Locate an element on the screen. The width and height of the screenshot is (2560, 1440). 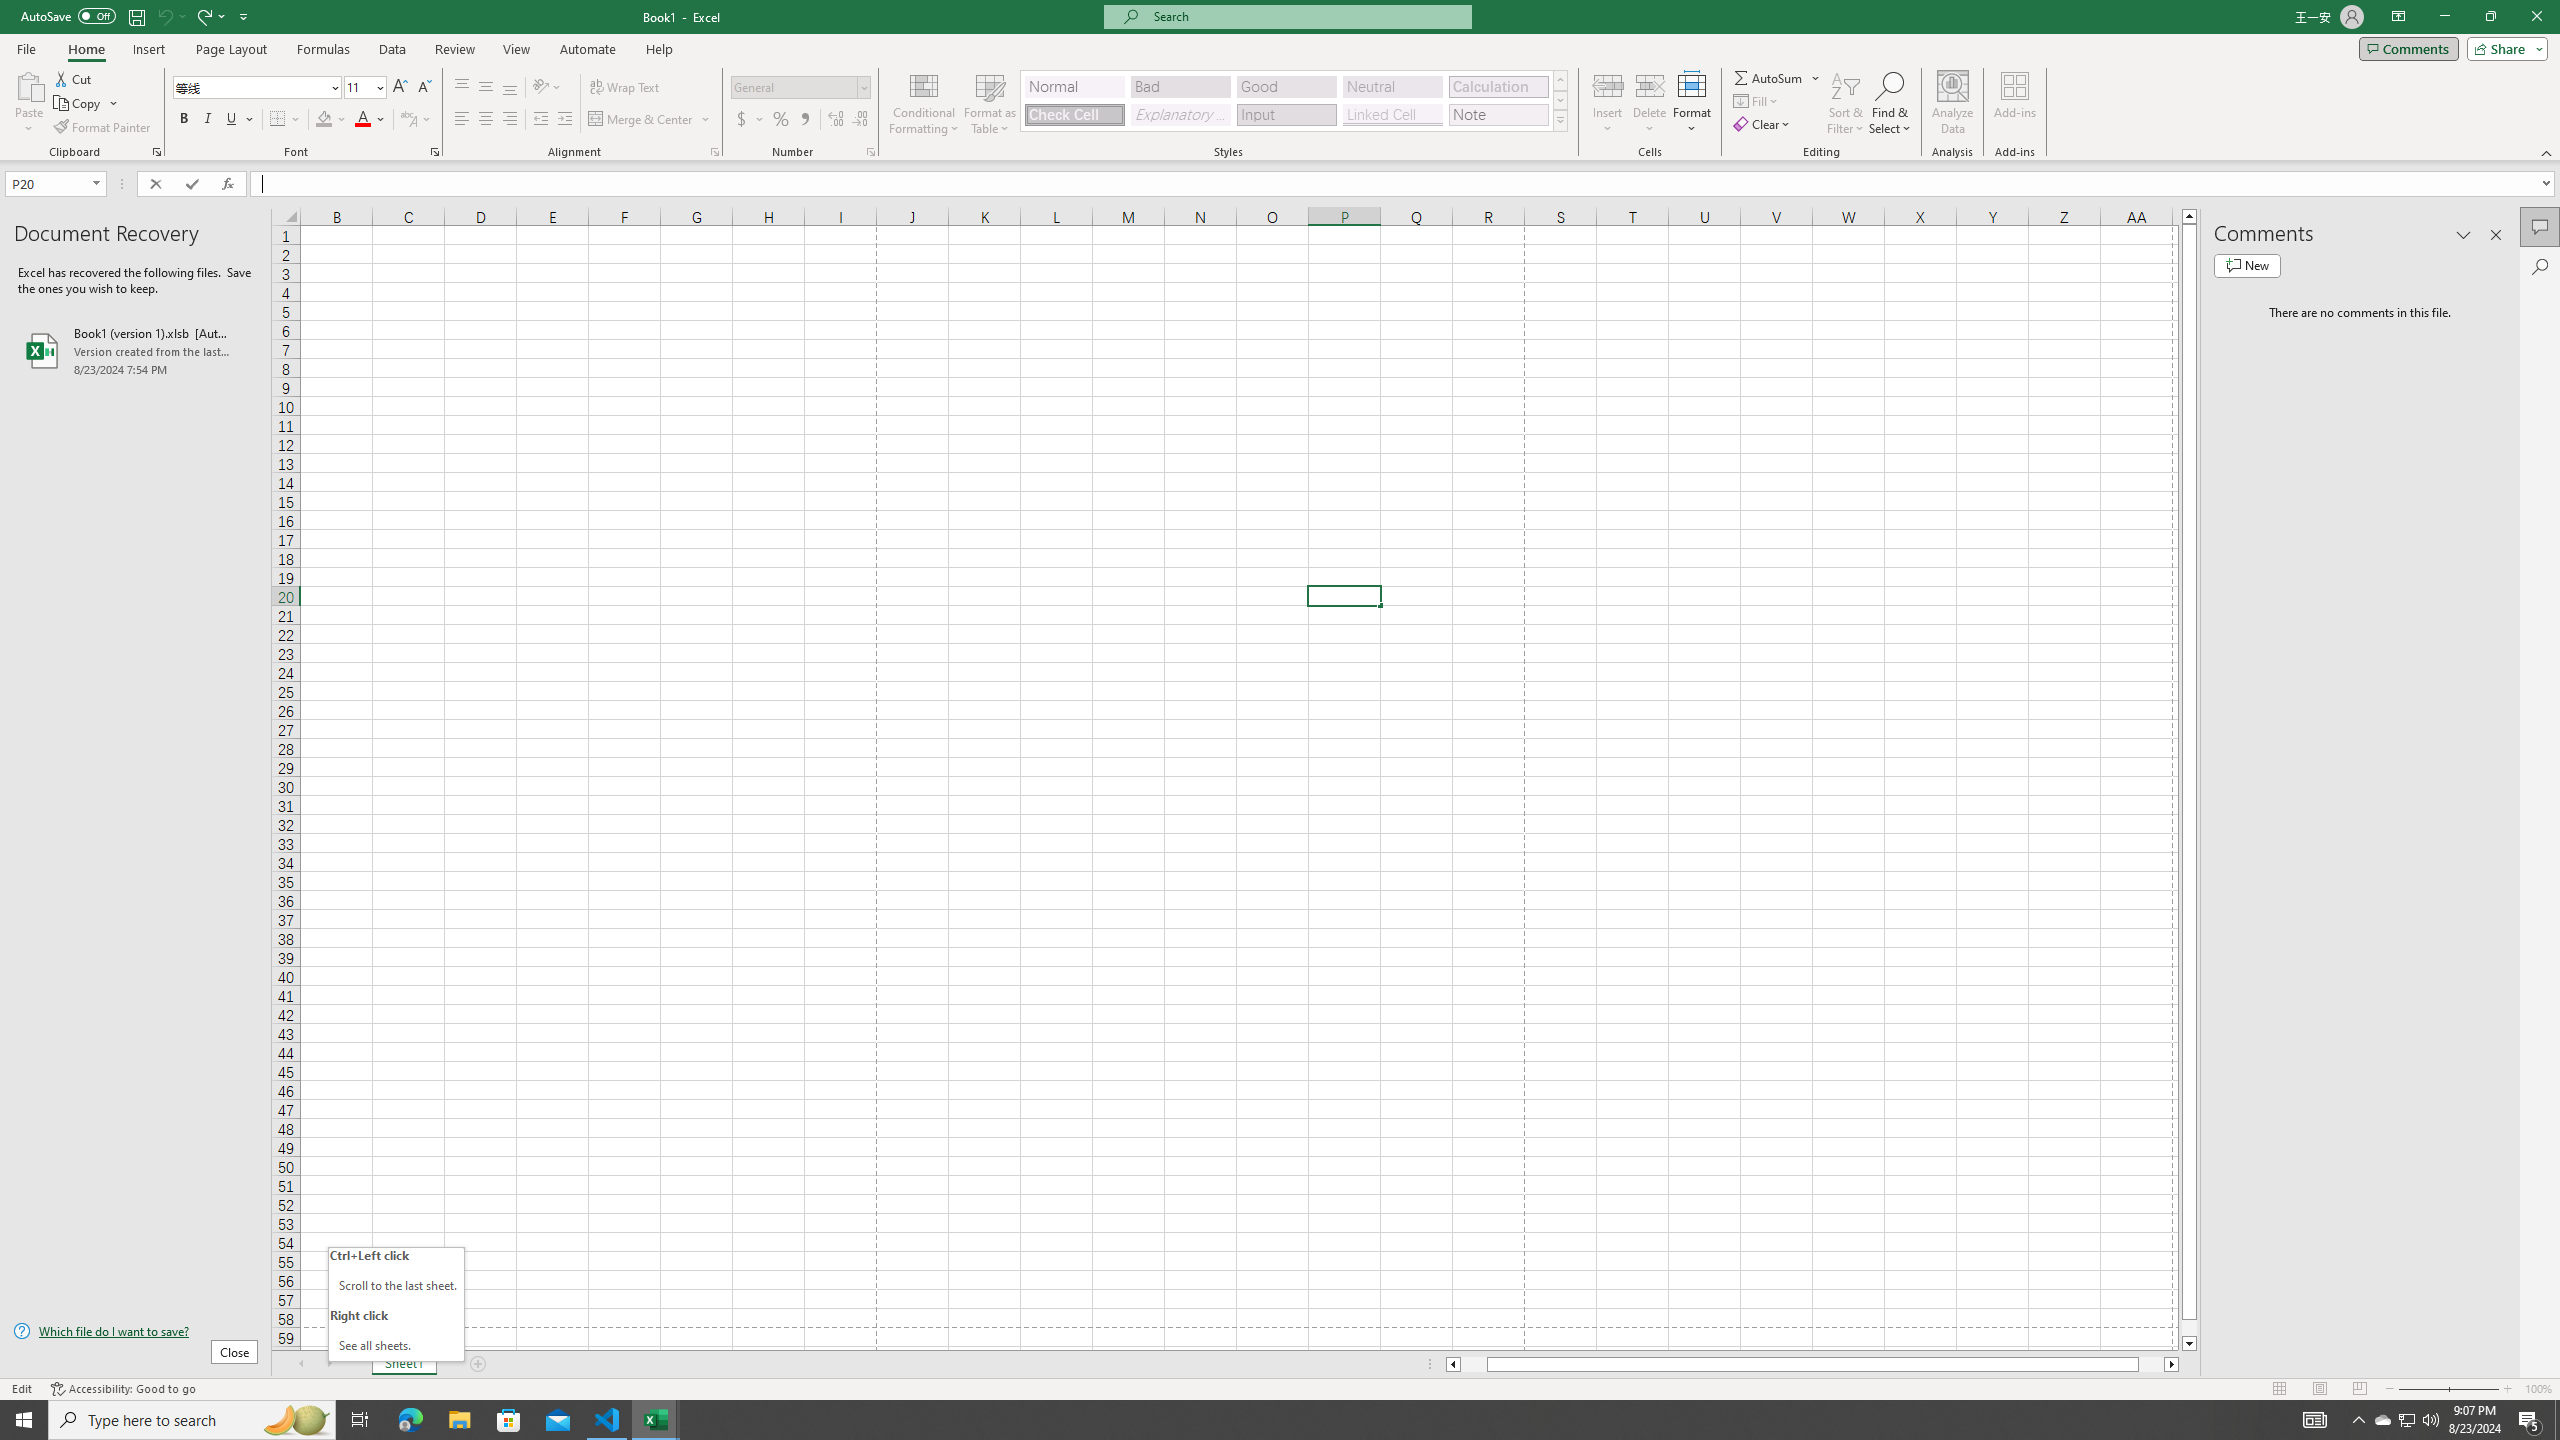
'Underline' is located at coordinates (231, 118).